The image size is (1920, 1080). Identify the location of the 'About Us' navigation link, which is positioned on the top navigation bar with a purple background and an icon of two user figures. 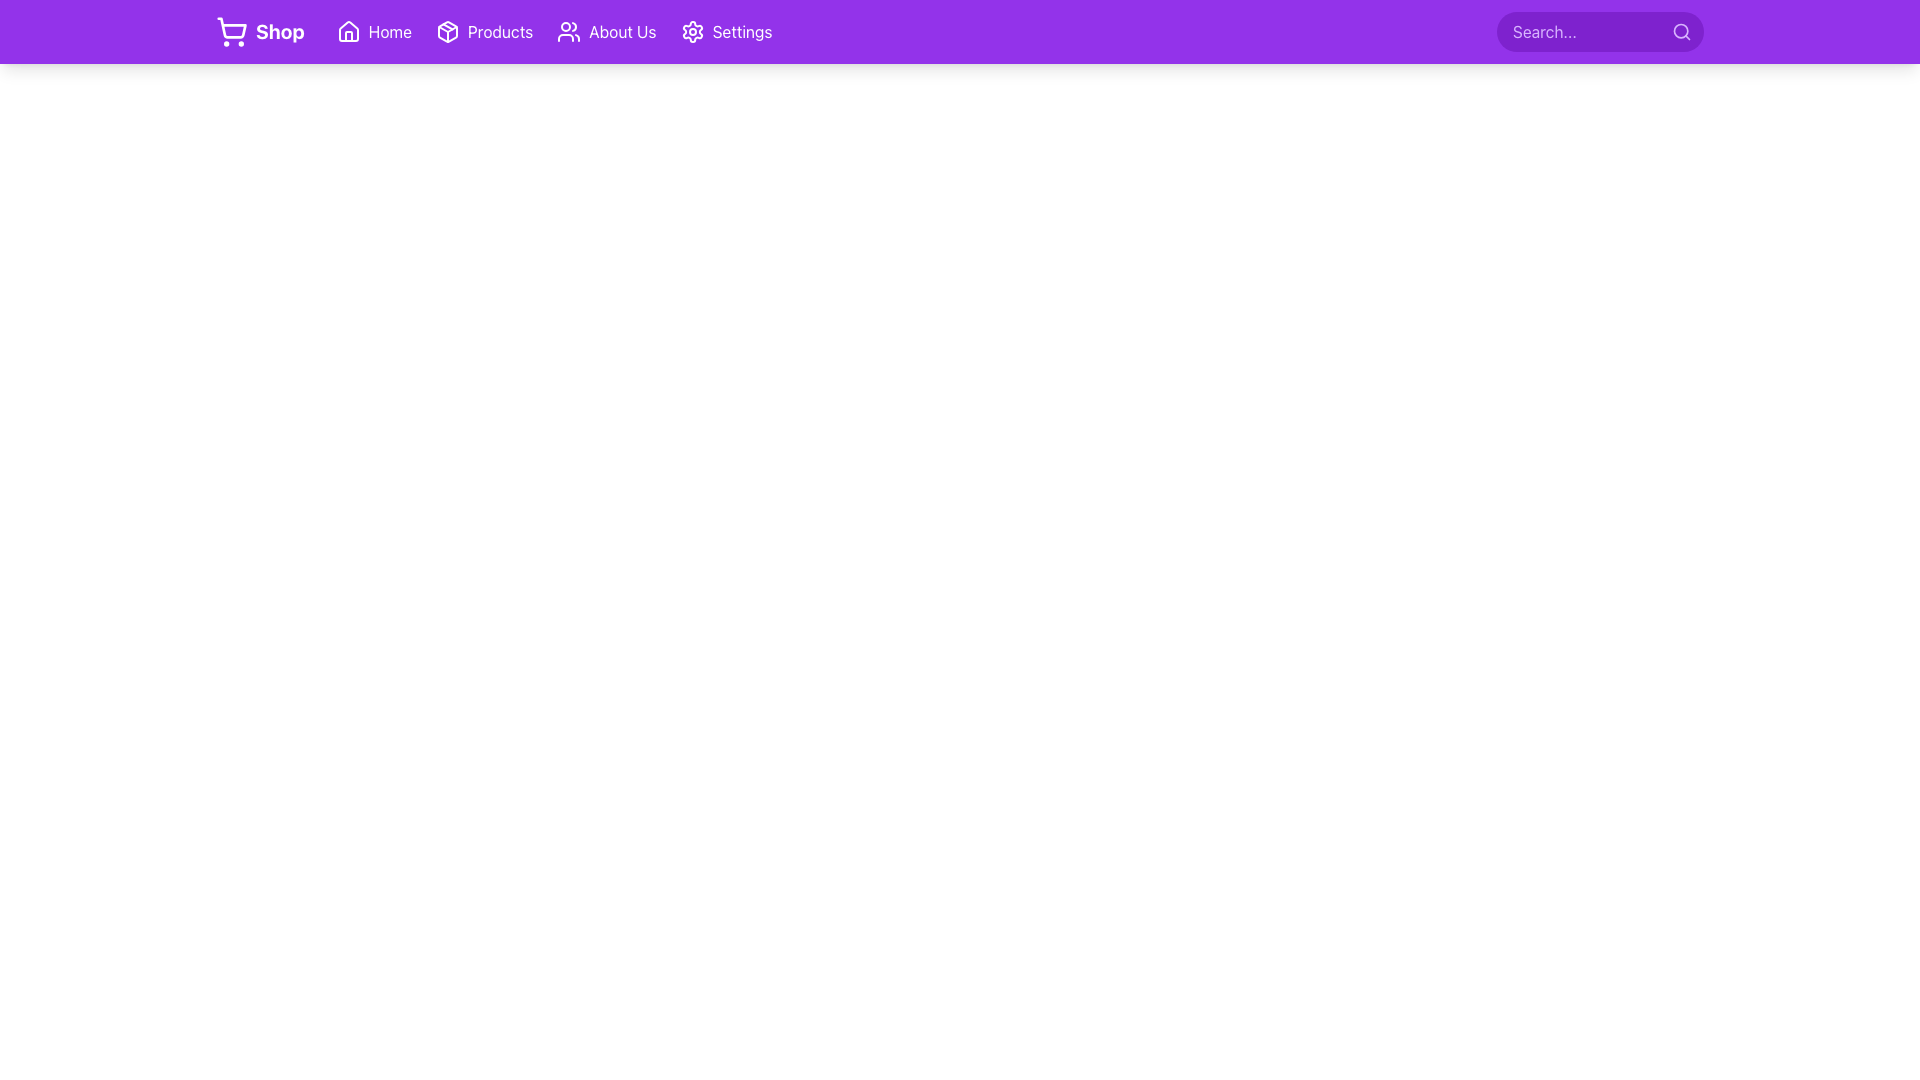
(605, 31).